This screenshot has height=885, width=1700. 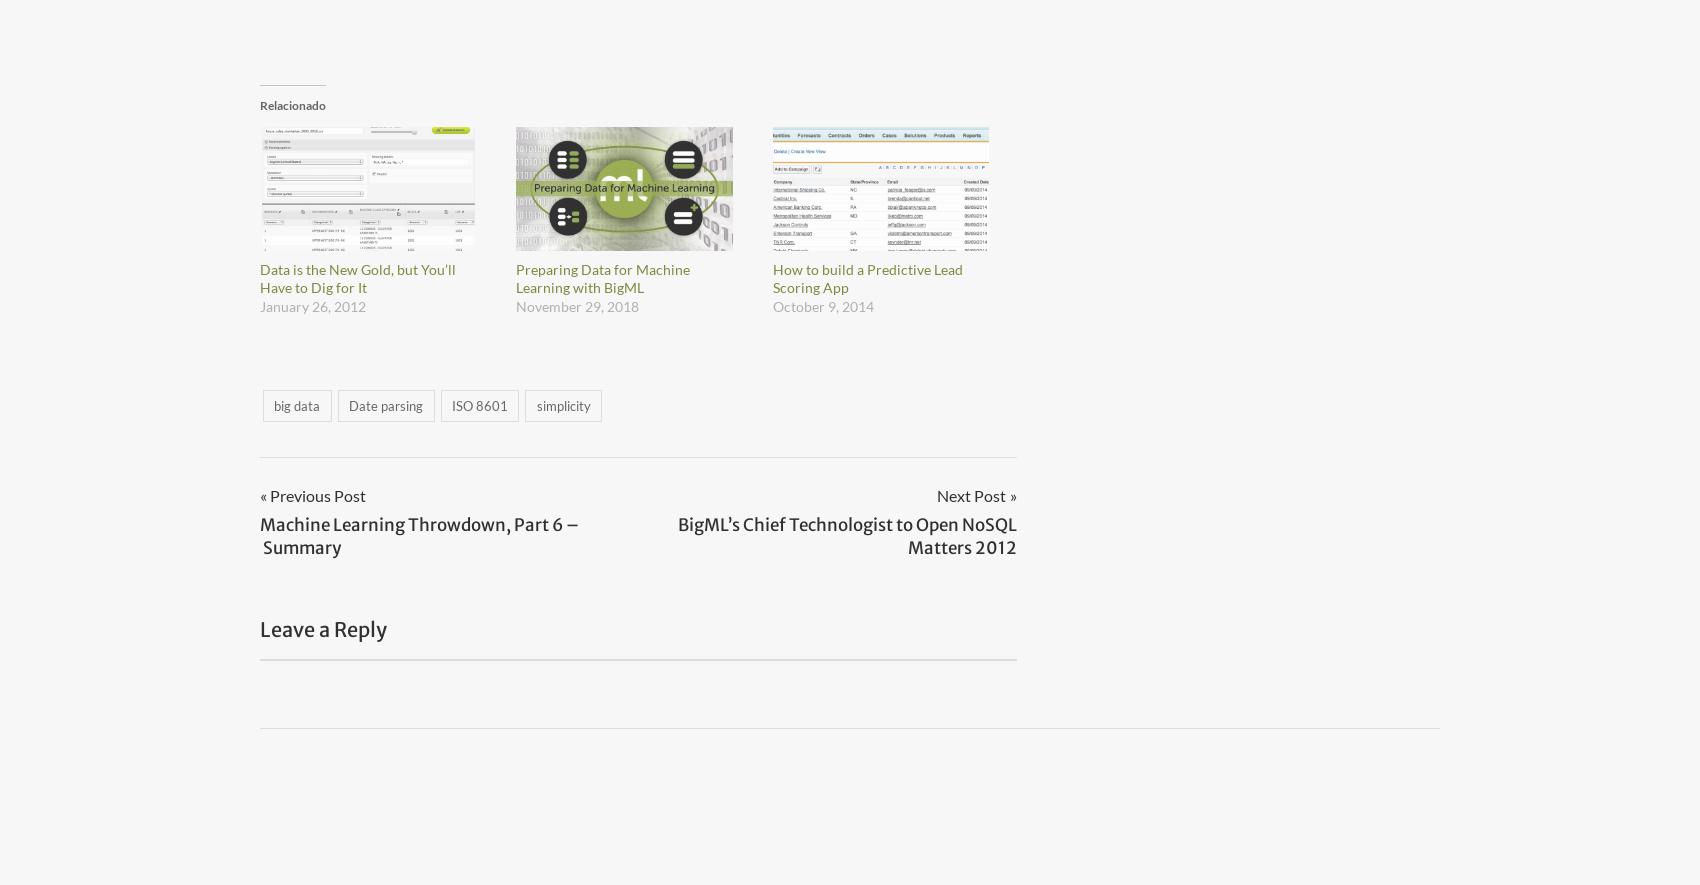 I want to click on 'Machine Learning Throwdown, Part 6 – Summary', so click(x=418, y=534).